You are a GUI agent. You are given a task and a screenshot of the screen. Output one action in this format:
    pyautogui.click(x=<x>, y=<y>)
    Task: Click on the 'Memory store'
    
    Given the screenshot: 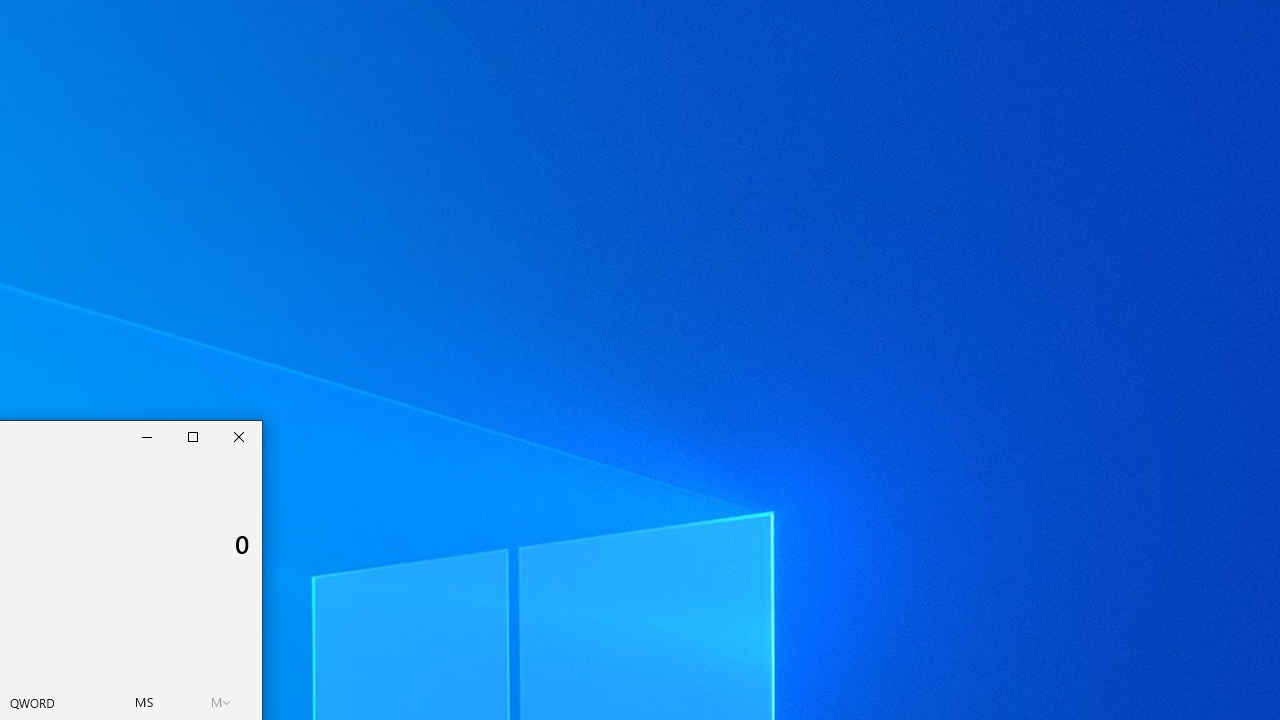 What is the action you would take?
    pyautogui.click(x=143, y=701)
    